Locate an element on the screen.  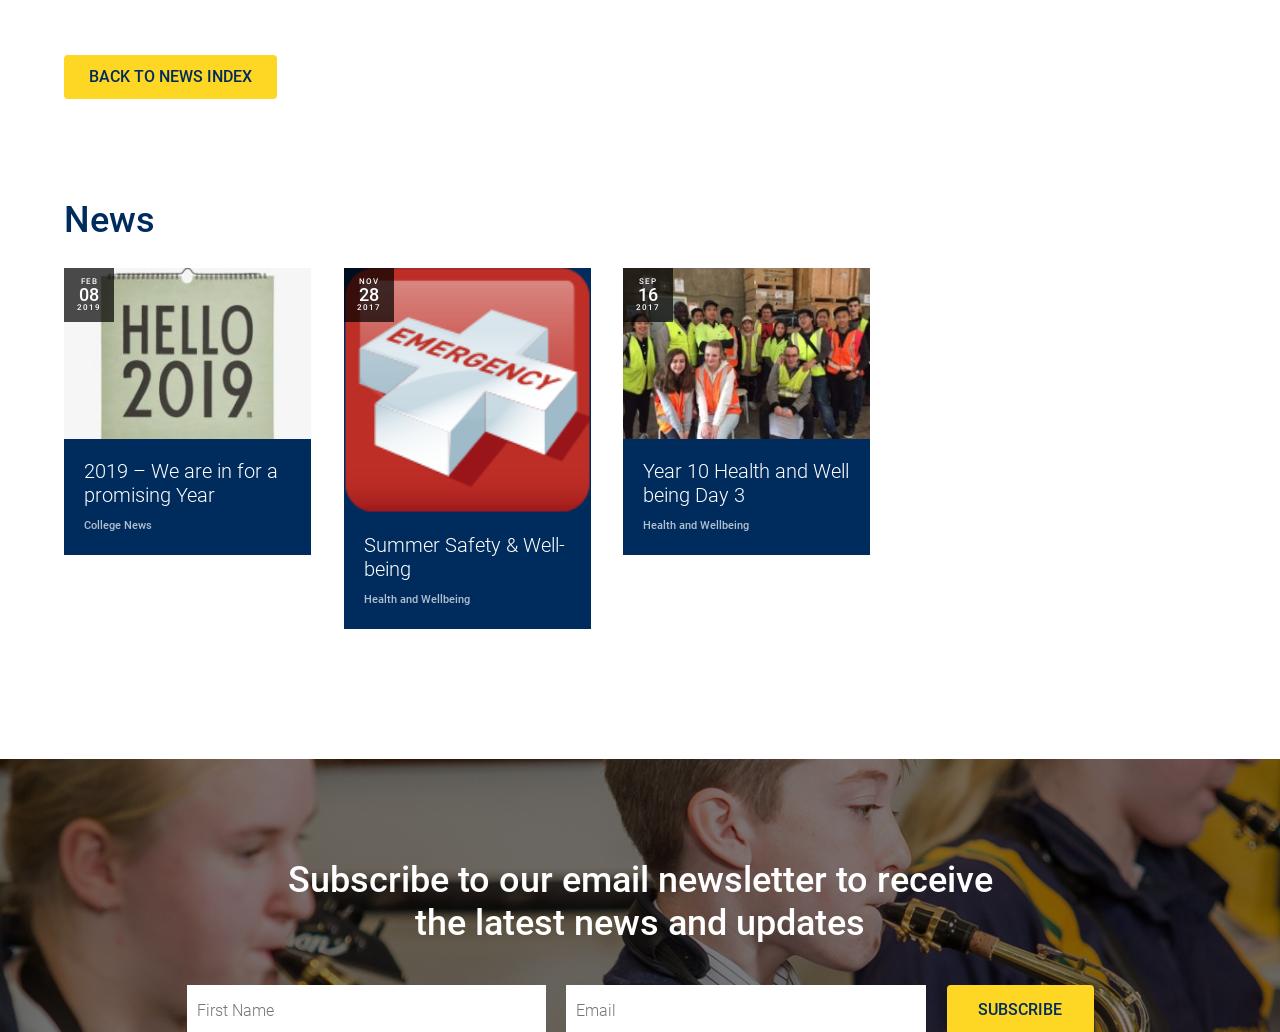
'16' is located at coordinates (636, 293).